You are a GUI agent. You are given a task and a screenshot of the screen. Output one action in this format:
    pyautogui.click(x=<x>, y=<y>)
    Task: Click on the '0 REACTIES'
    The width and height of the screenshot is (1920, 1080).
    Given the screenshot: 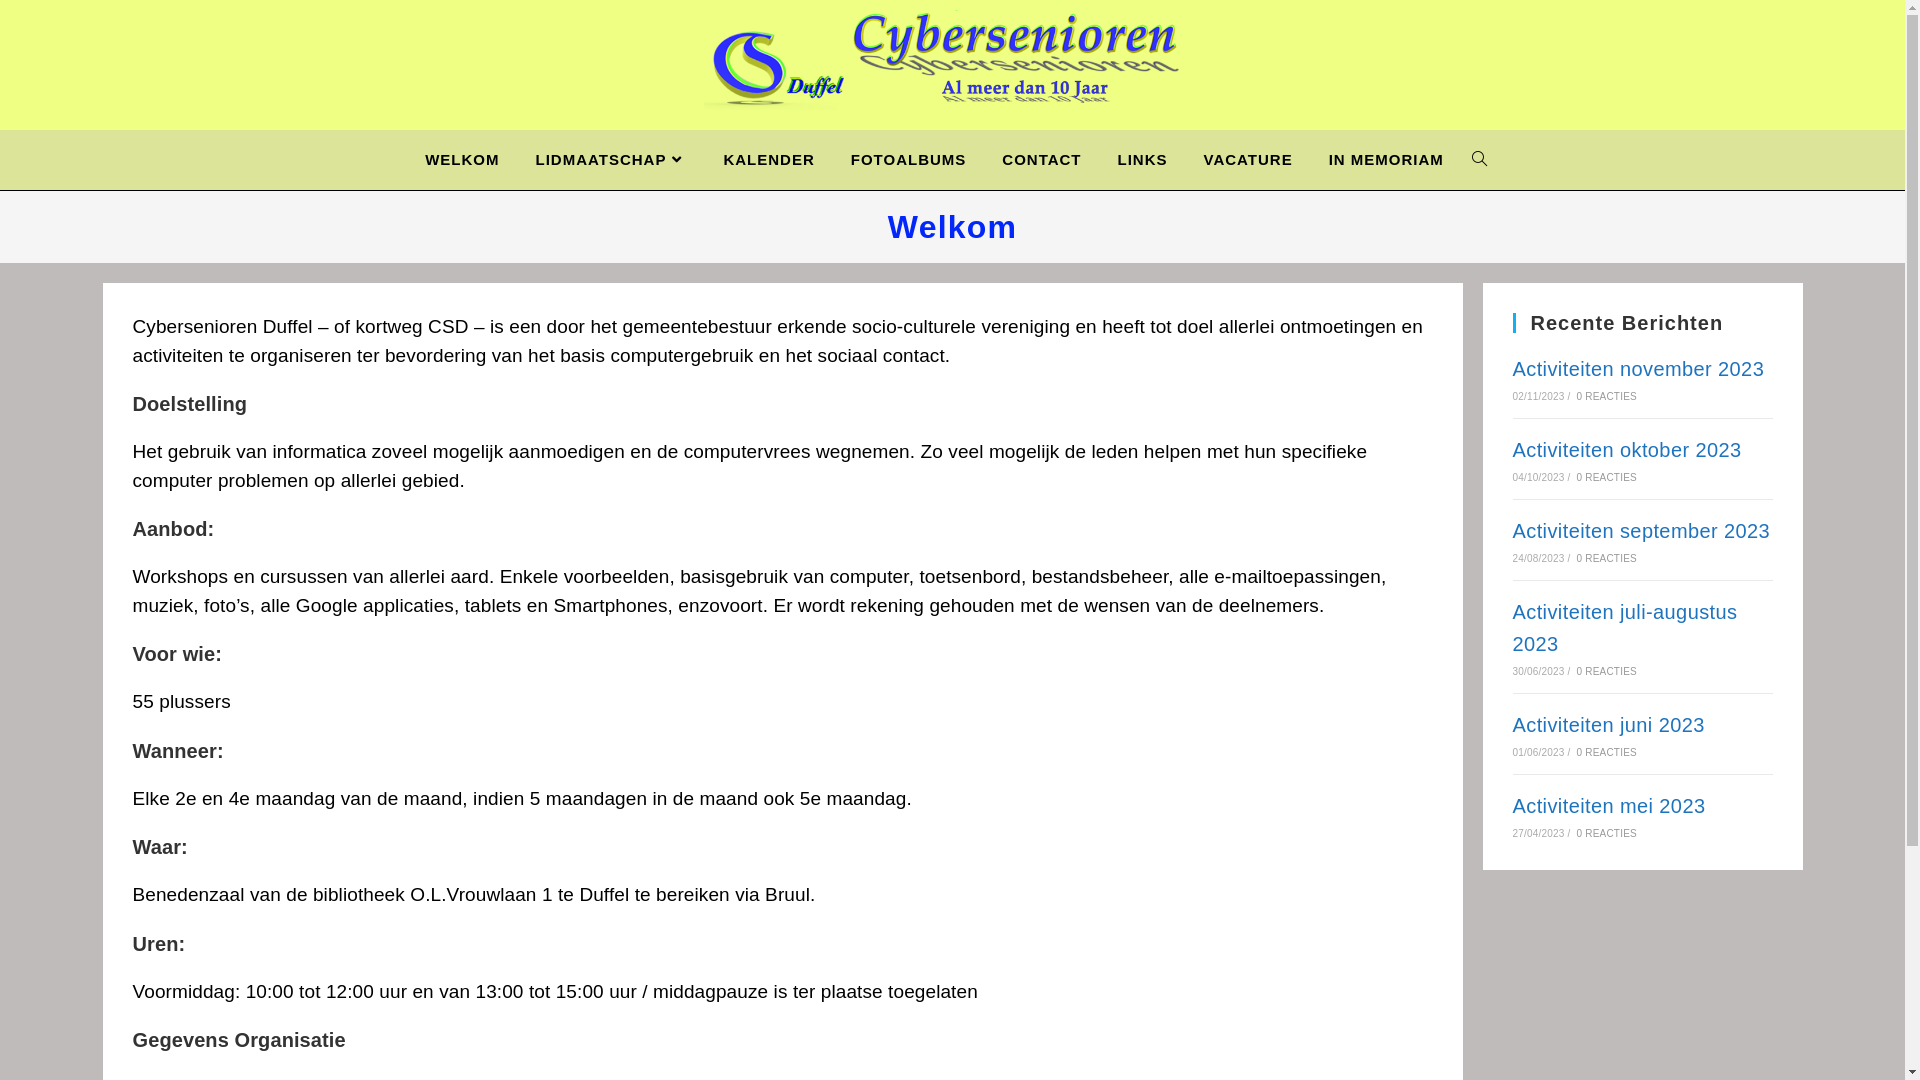 What is the action you would take?
    pyautogui.click(x=1607, y=833)
    